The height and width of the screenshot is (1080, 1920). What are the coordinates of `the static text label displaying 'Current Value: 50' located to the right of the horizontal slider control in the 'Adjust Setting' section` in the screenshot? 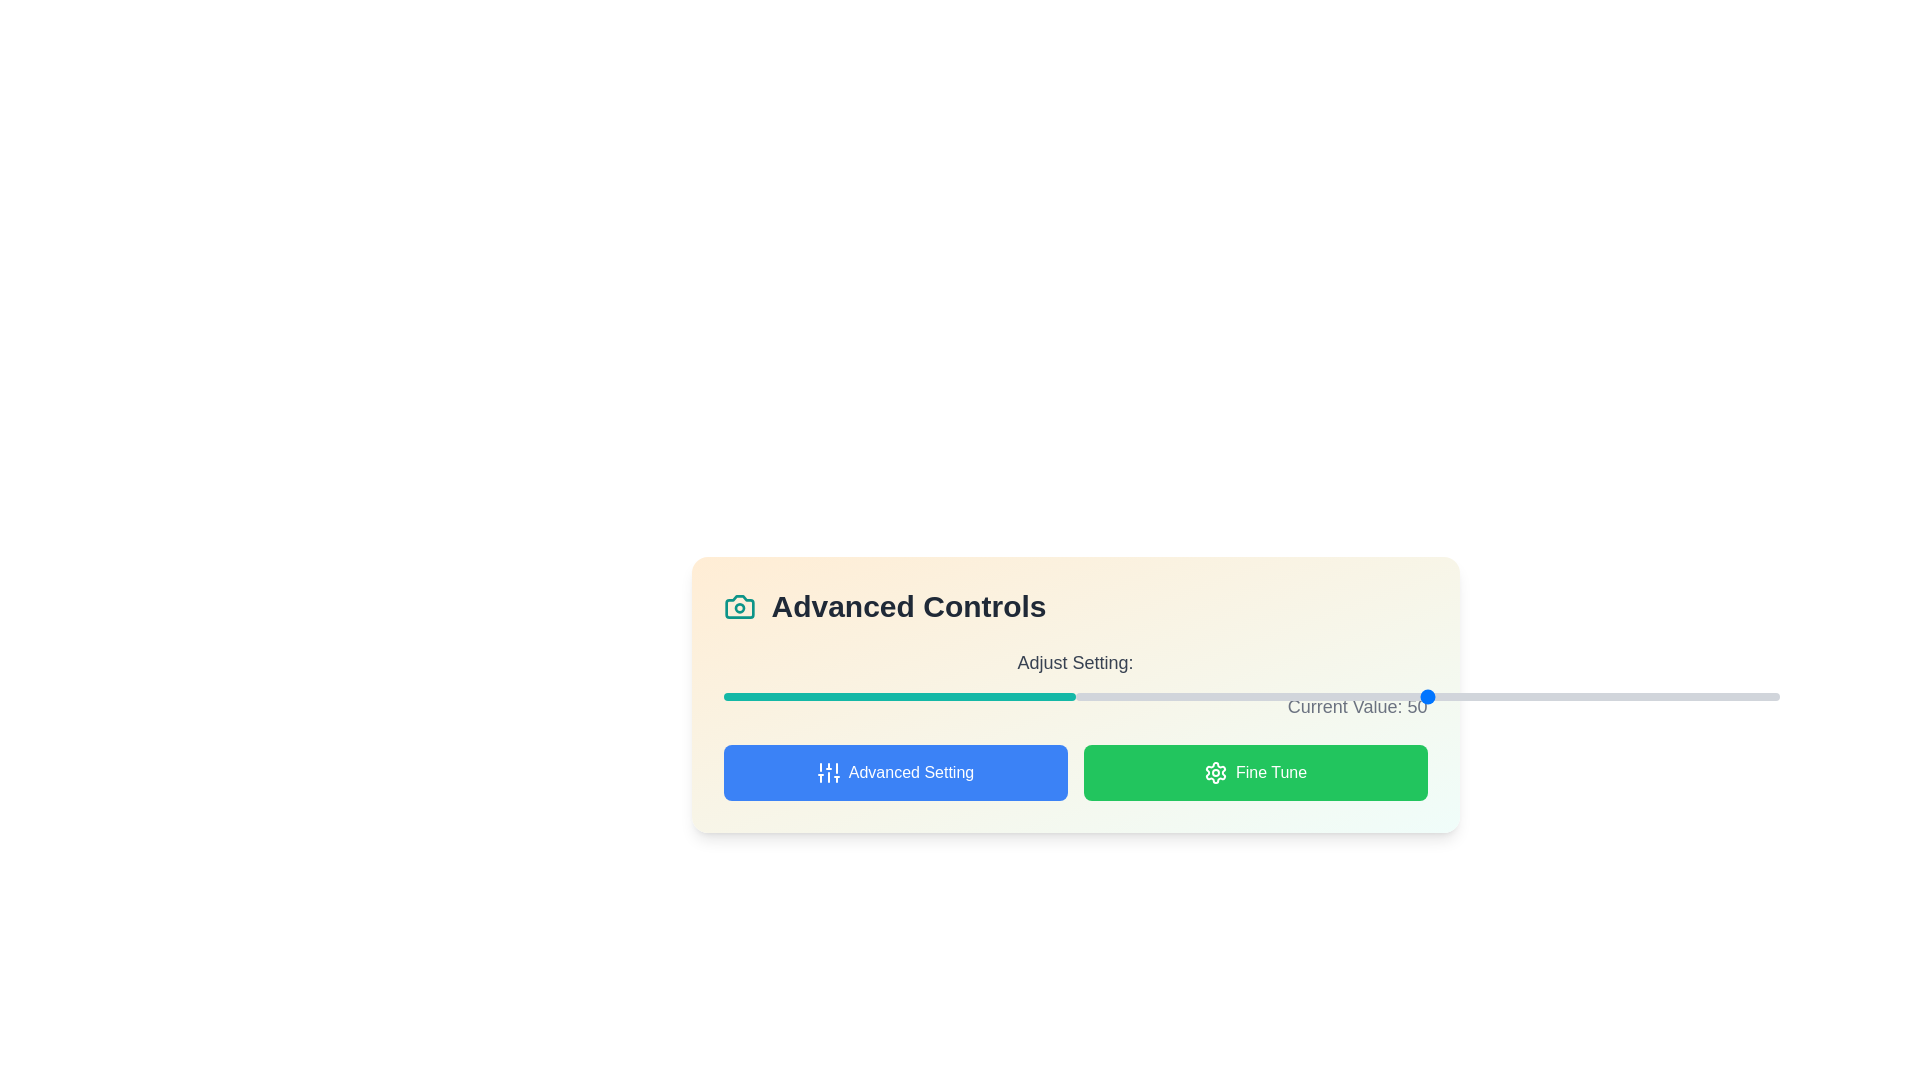 It's located at (1074, 705).